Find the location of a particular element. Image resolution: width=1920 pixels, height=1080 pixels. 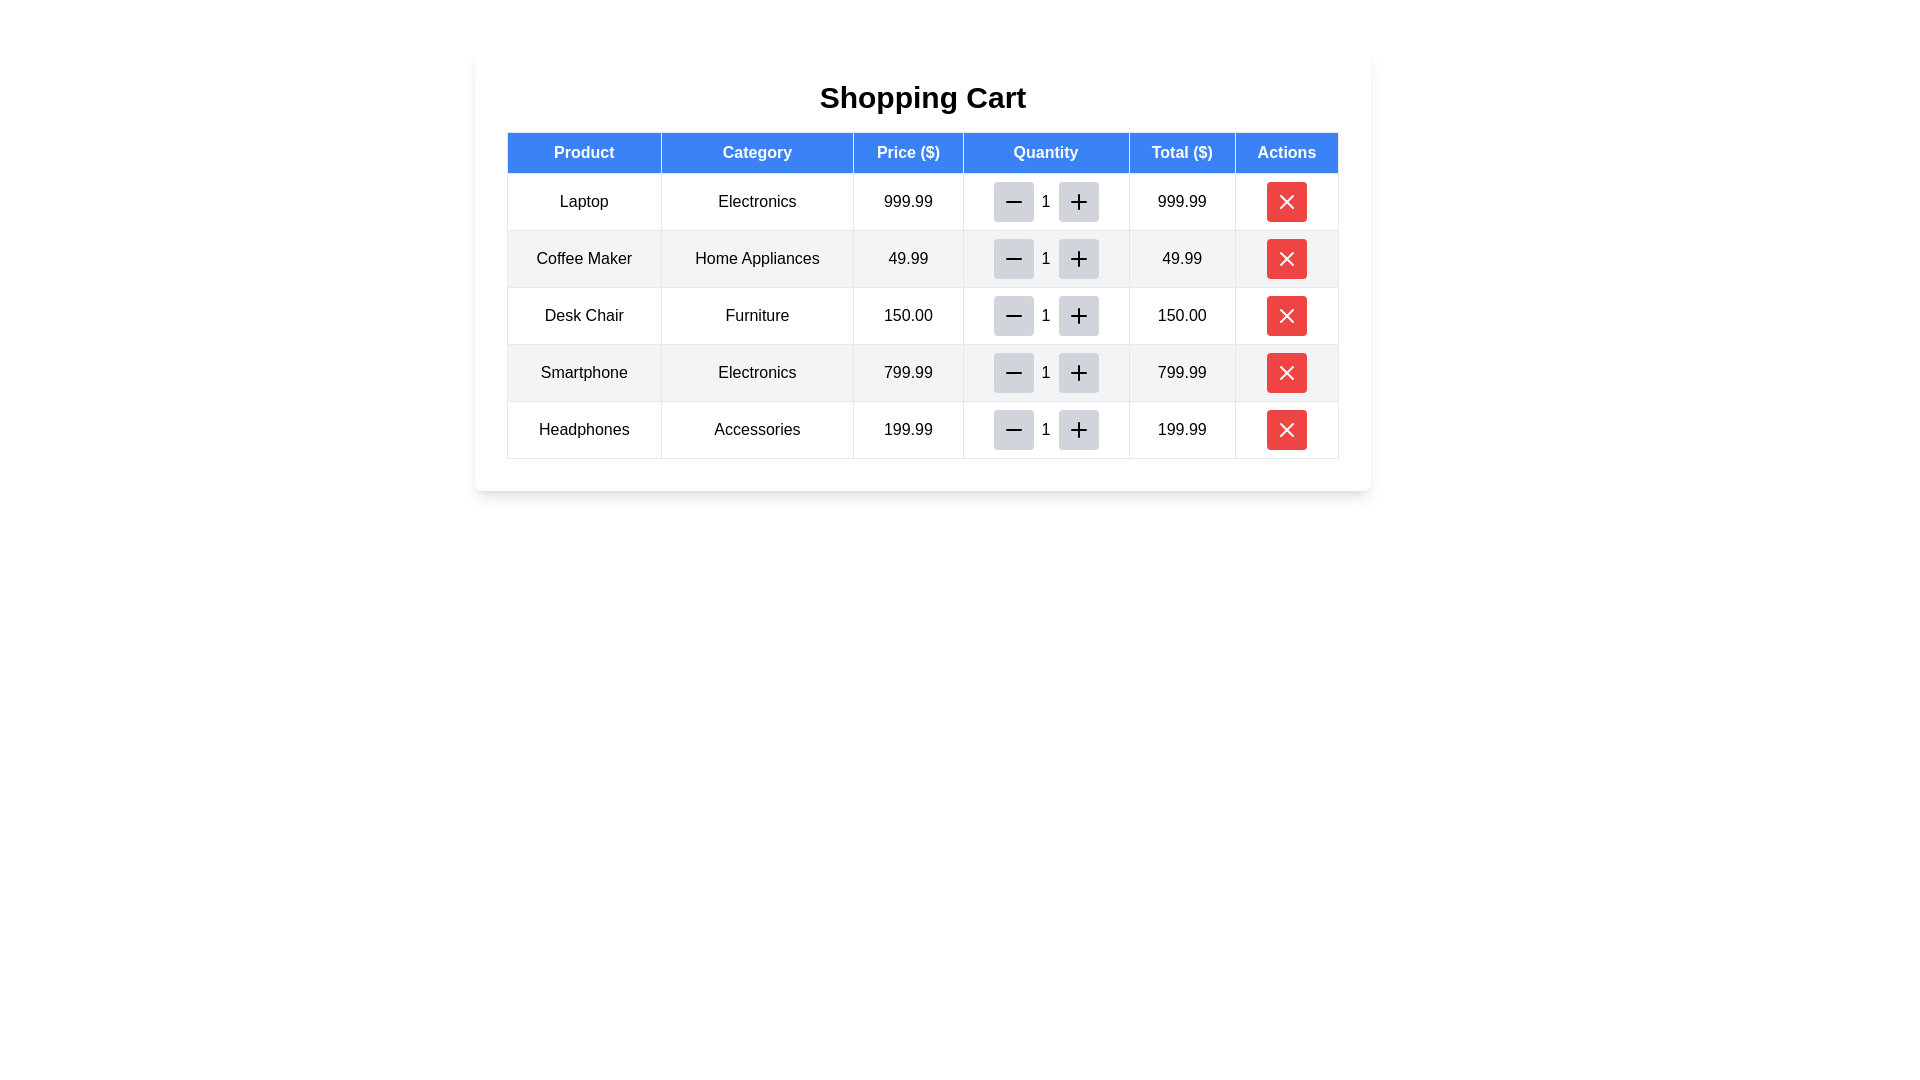

the text element displaying the price '150.00' in the shopping cart UI, located in the second column of the row labeled 'Desk Chair' and 'Furniture' is located at coordinates (907, 315).